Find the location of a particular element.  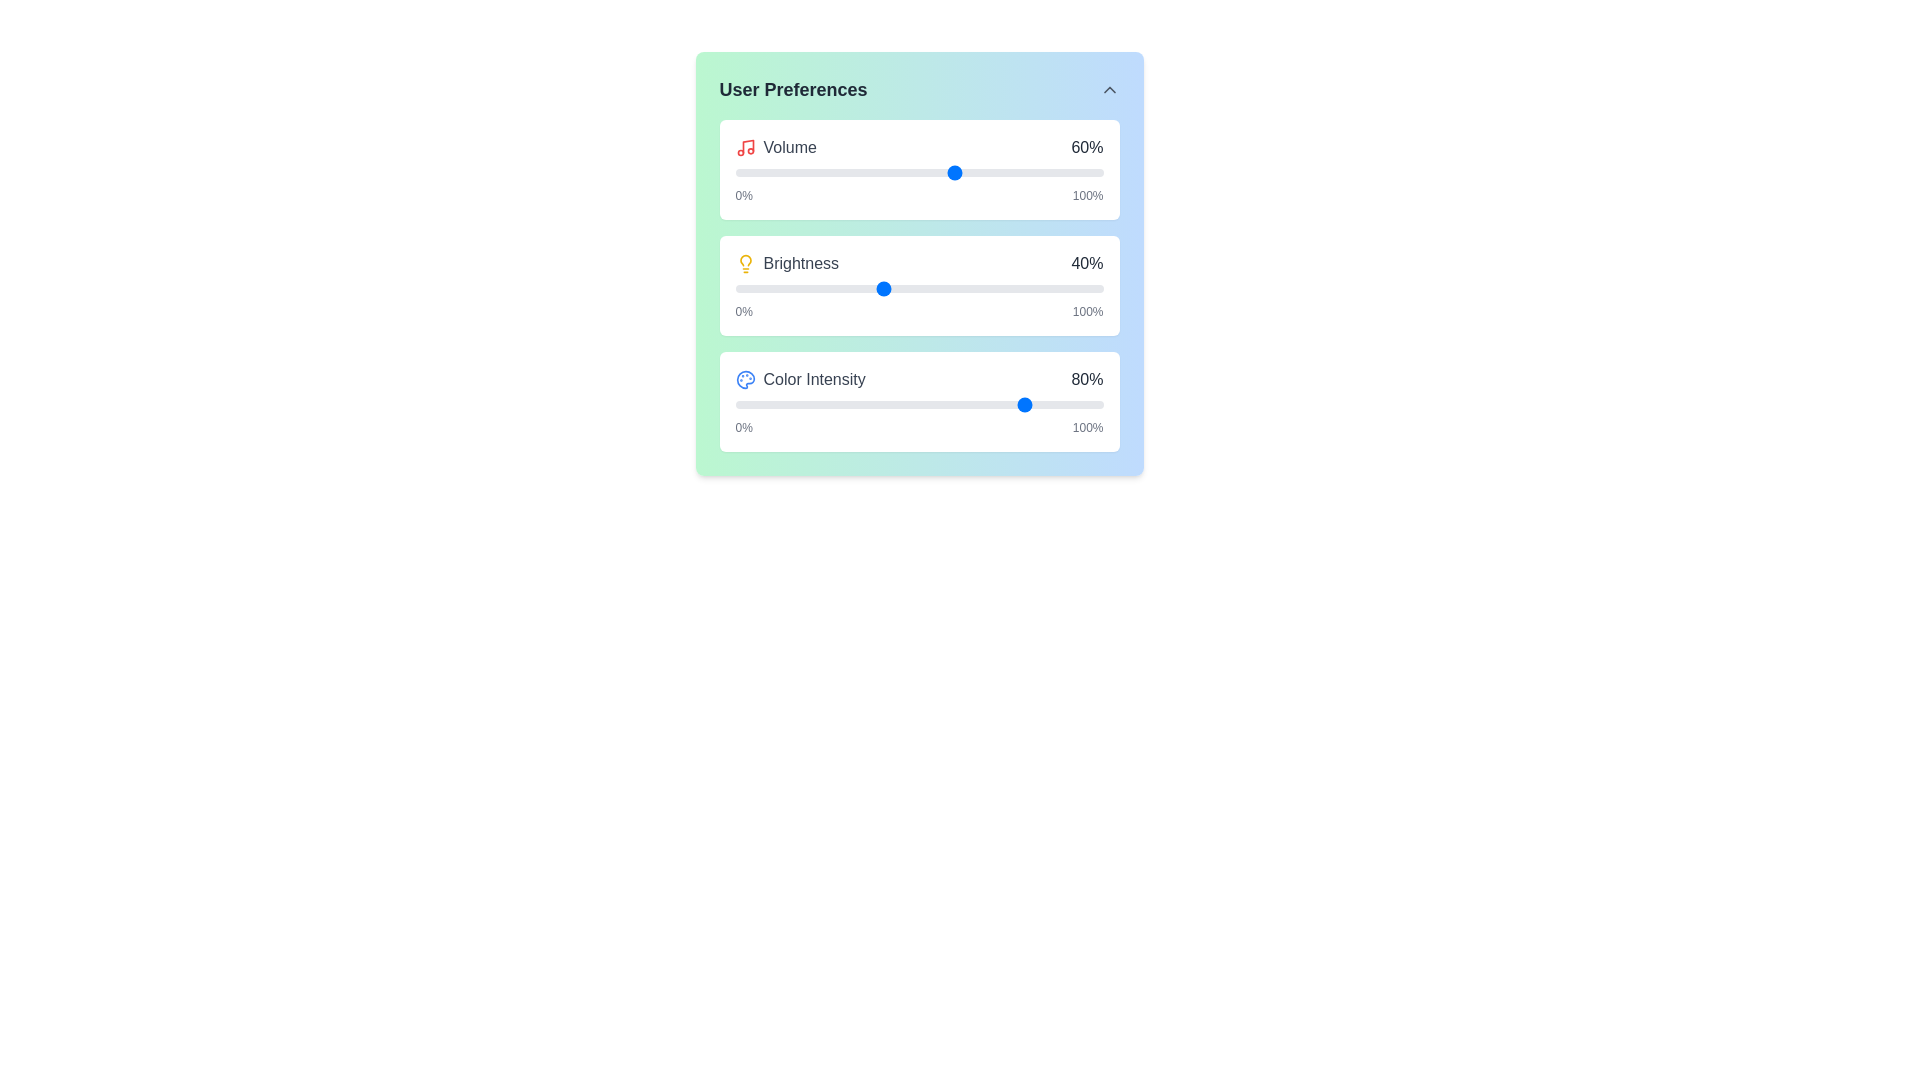

the '0%' label indicating the minimum value for the associated volume slider is located at coordinates (743, 196).